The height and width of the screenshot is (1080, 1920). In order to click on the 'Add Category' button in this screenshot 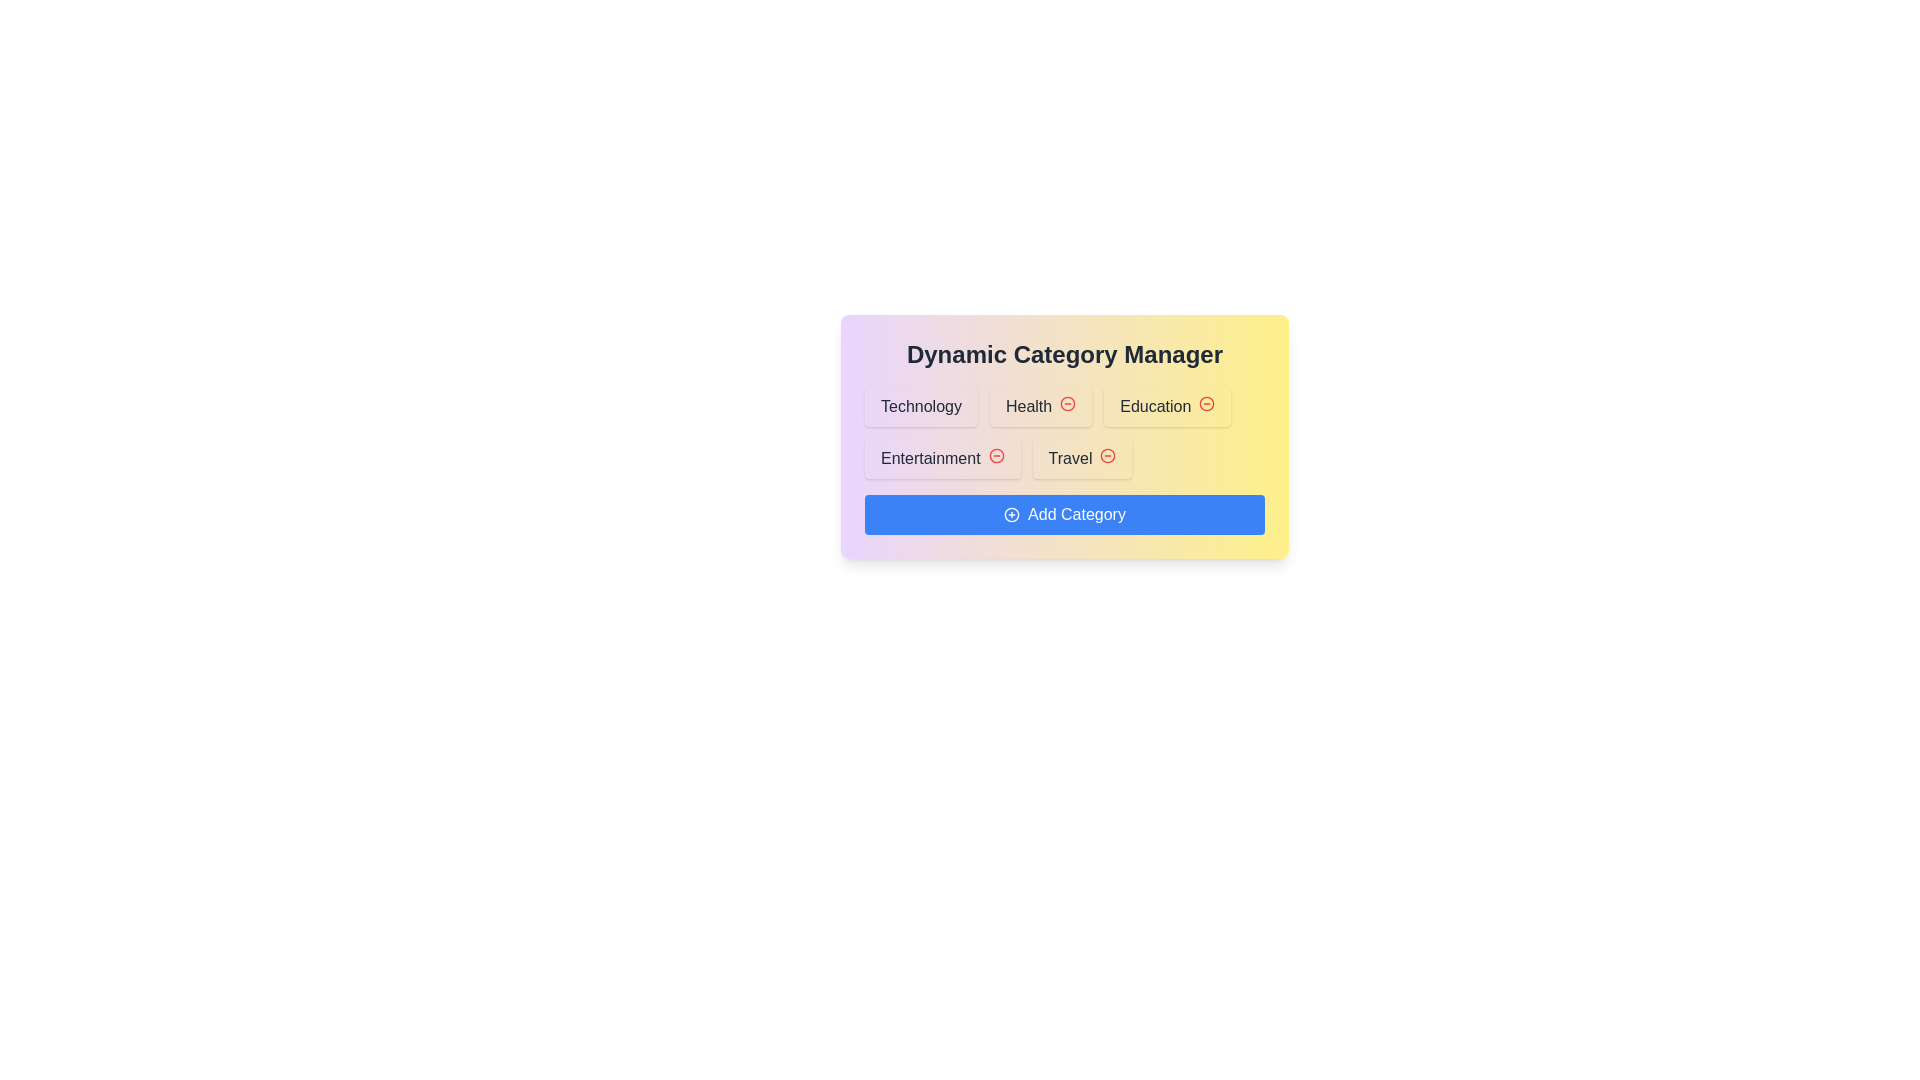, I will do `click(1064, 514)`.